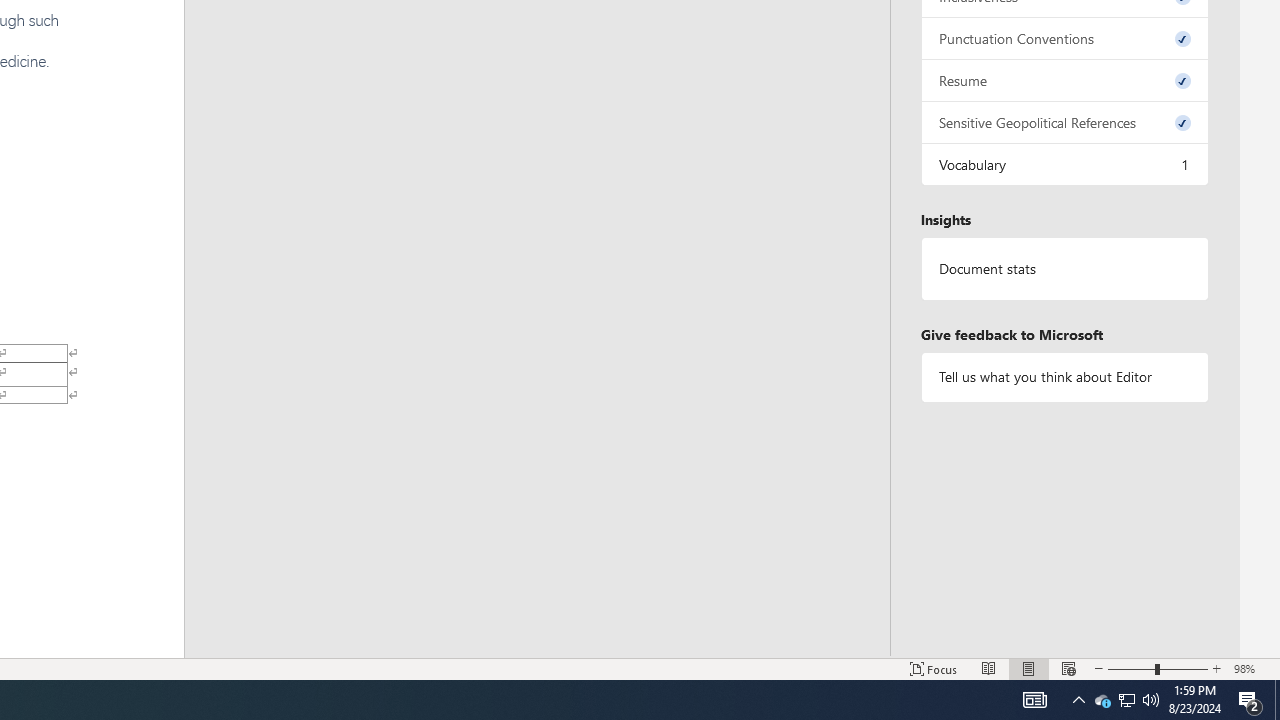  Describe the element at coordinates (1063, 268) in the screenshot. I see `'Document statistics'` at that location.